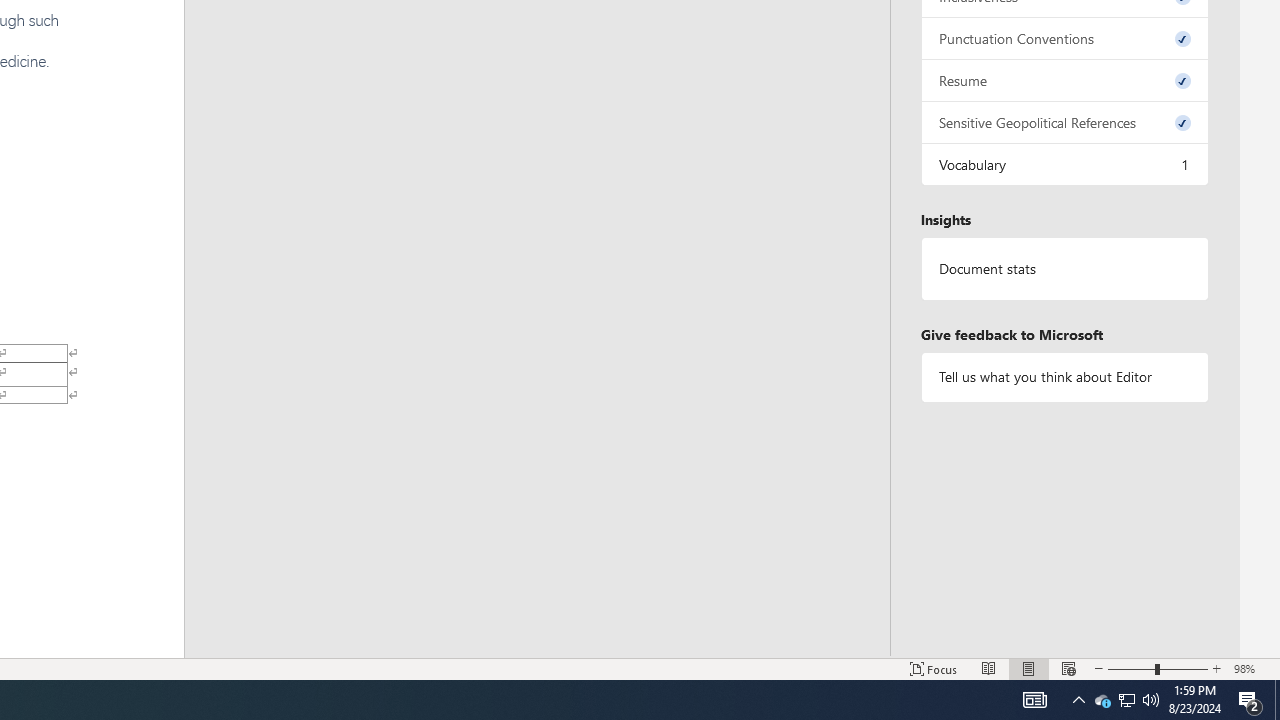  Describe the element at coordinates (1063, 268) in the screenshot. I see `'Document statistics'` at that location.